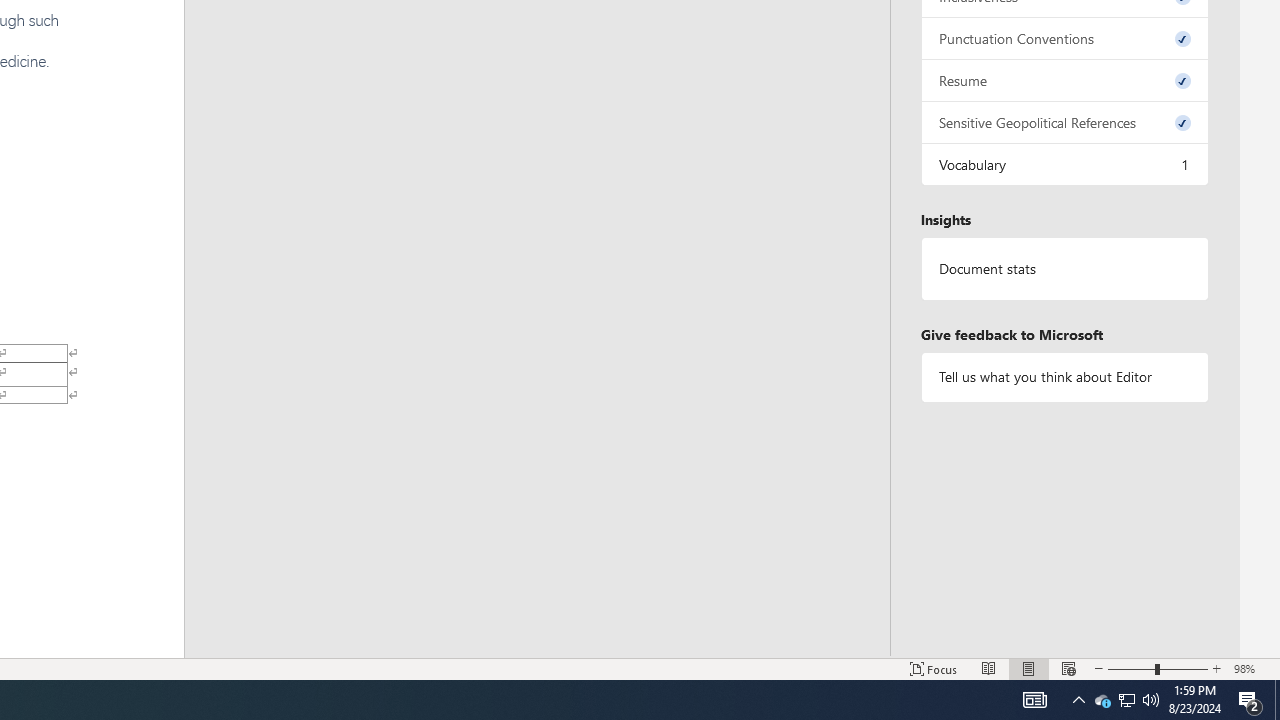  Describe the element at coordinates (1063, 268) in the screenshot. I see `'Document statistics'` at that location.